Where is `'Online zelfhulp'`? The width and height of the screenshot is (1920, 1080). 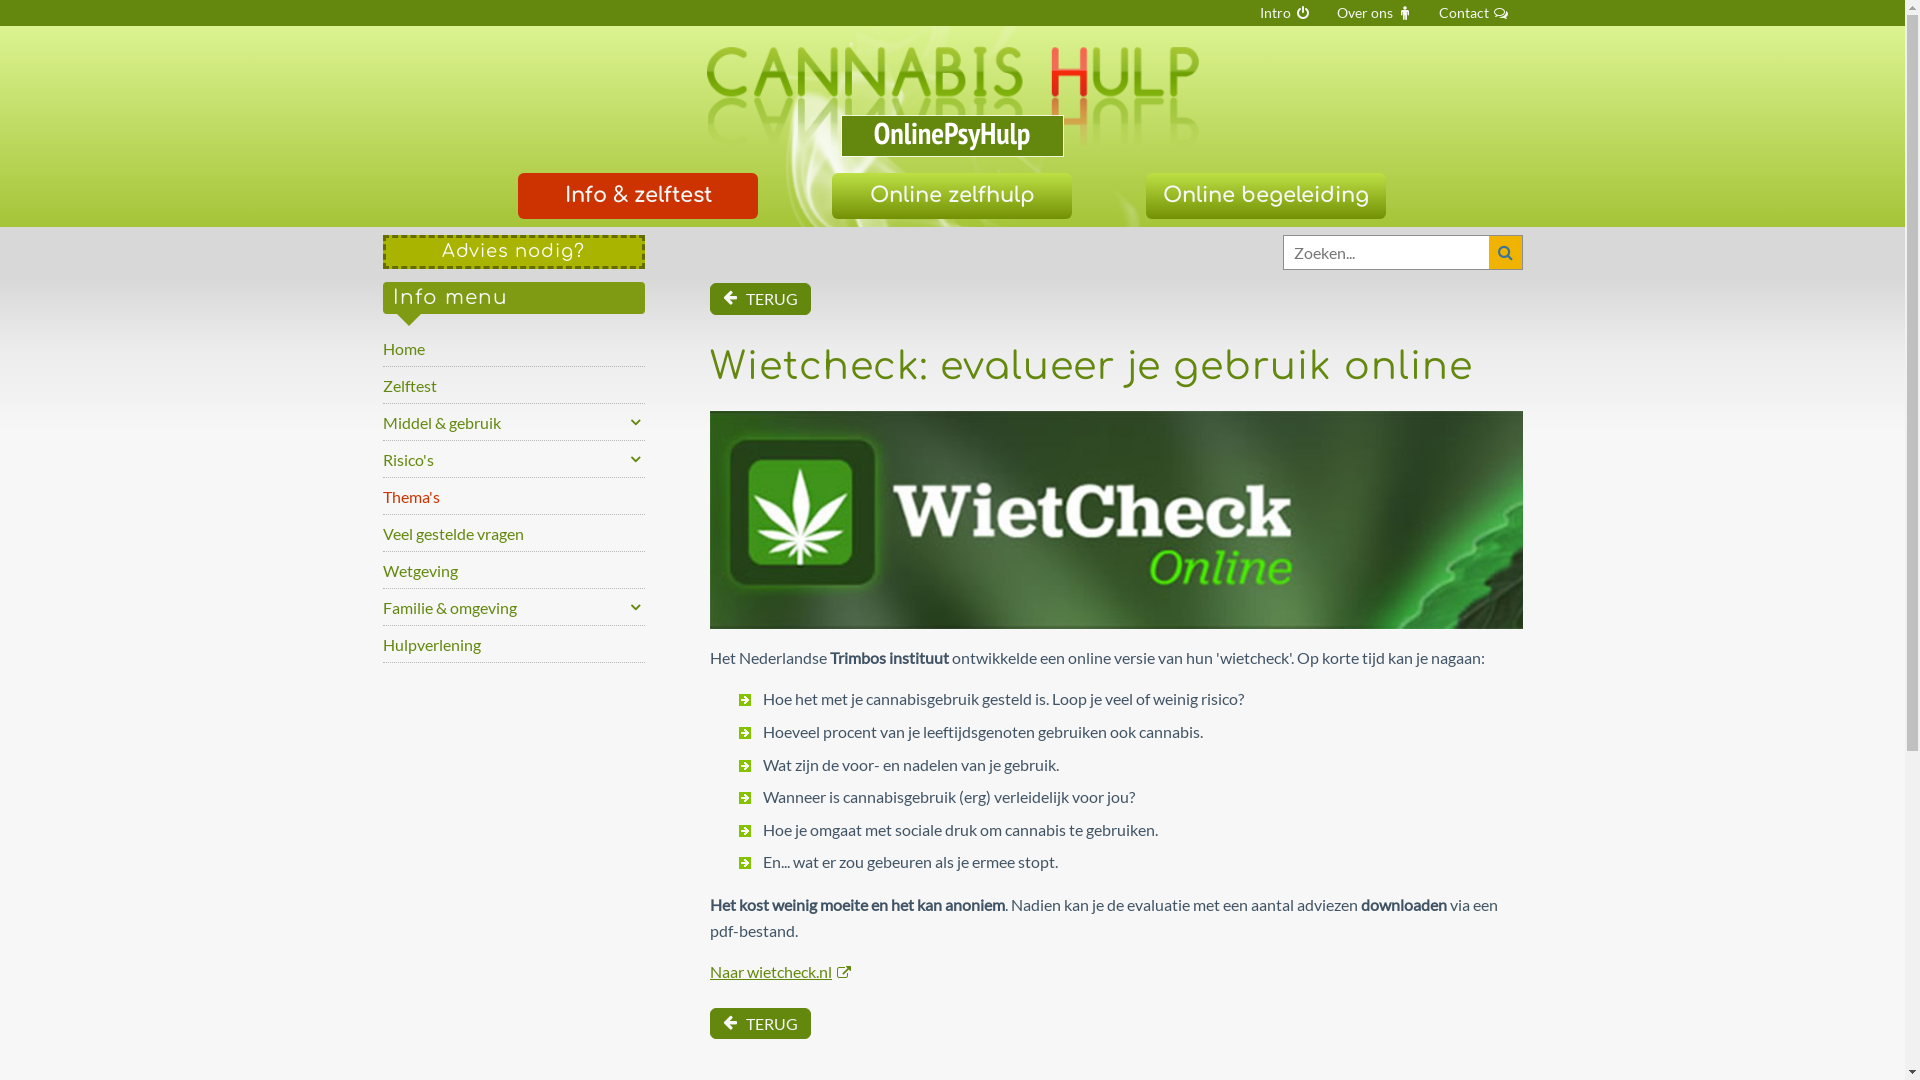
'Online zelfhulp' is located at coordinates (950, 196).